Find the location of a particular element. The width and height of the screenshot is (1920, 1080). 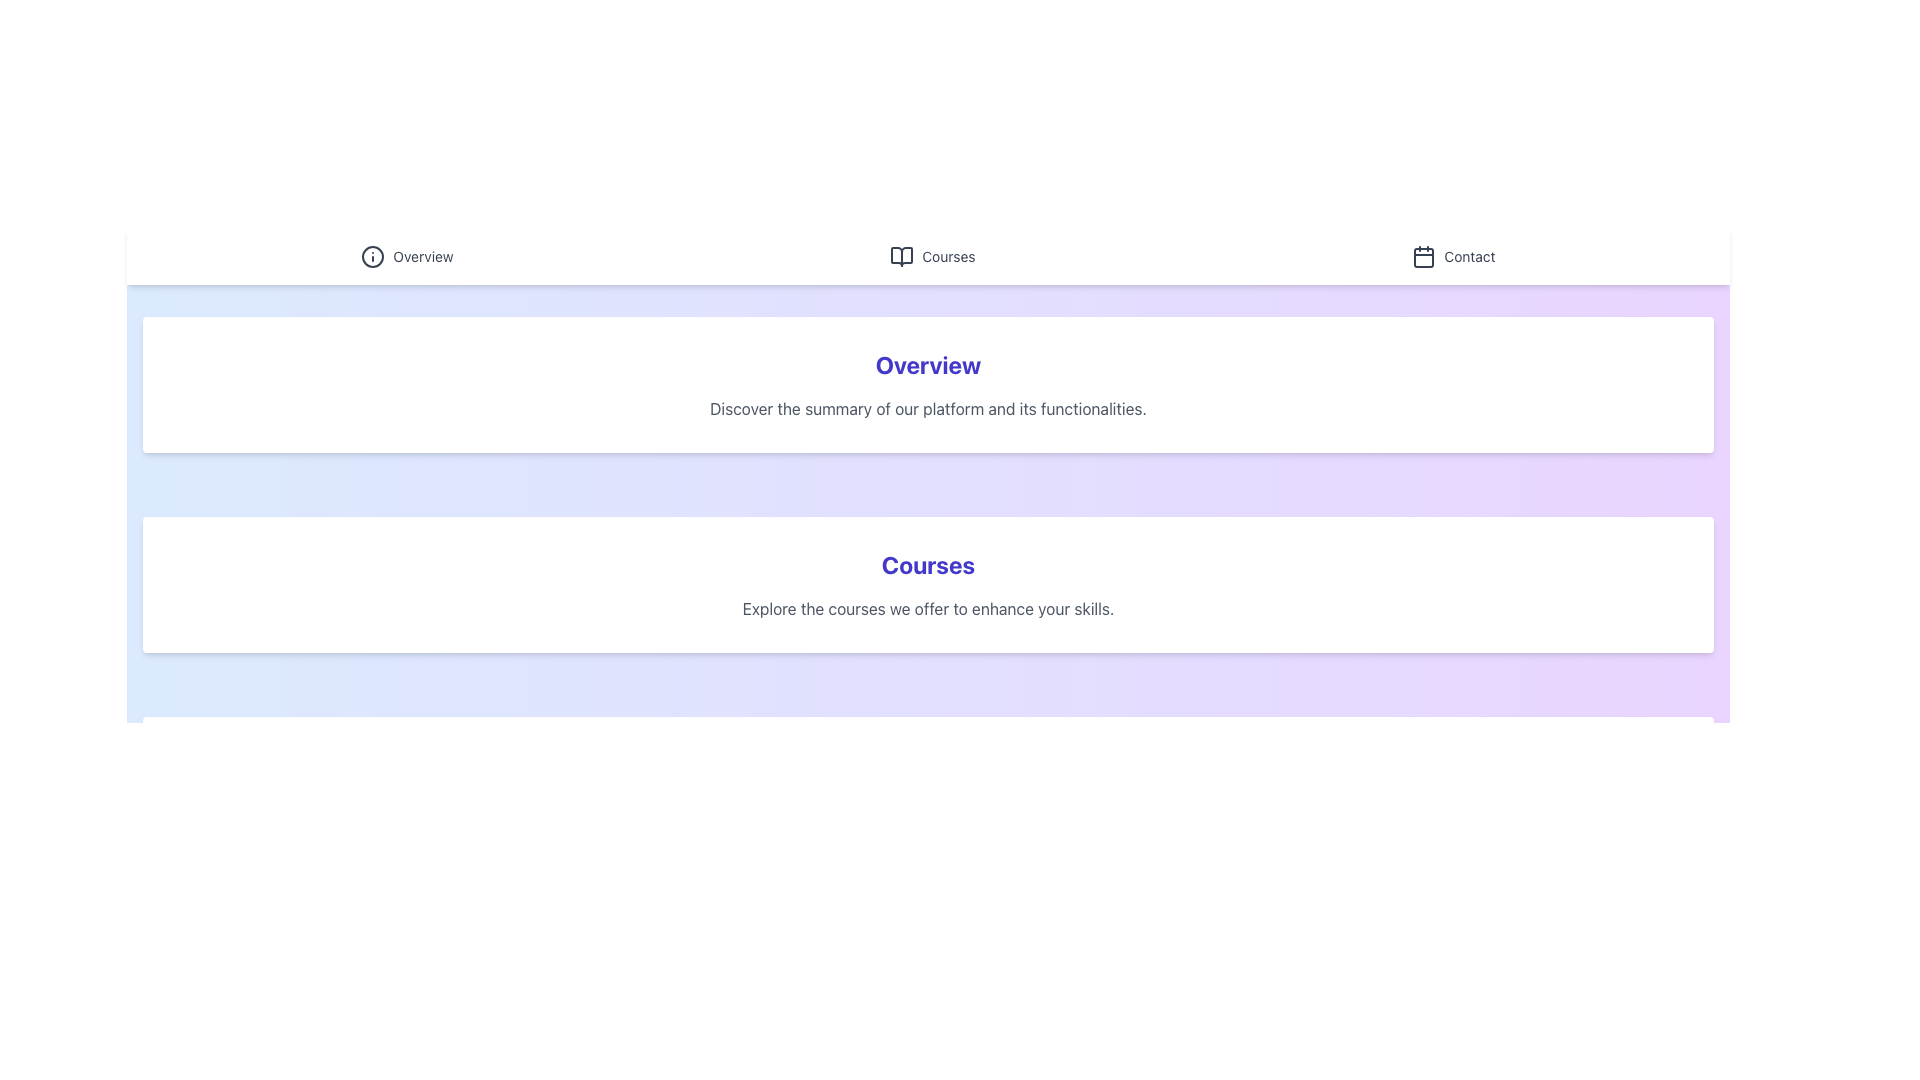

the 'Contact' navigation link with a calendar icon located in the top navigation bar is located at coordinates (1454, 256).